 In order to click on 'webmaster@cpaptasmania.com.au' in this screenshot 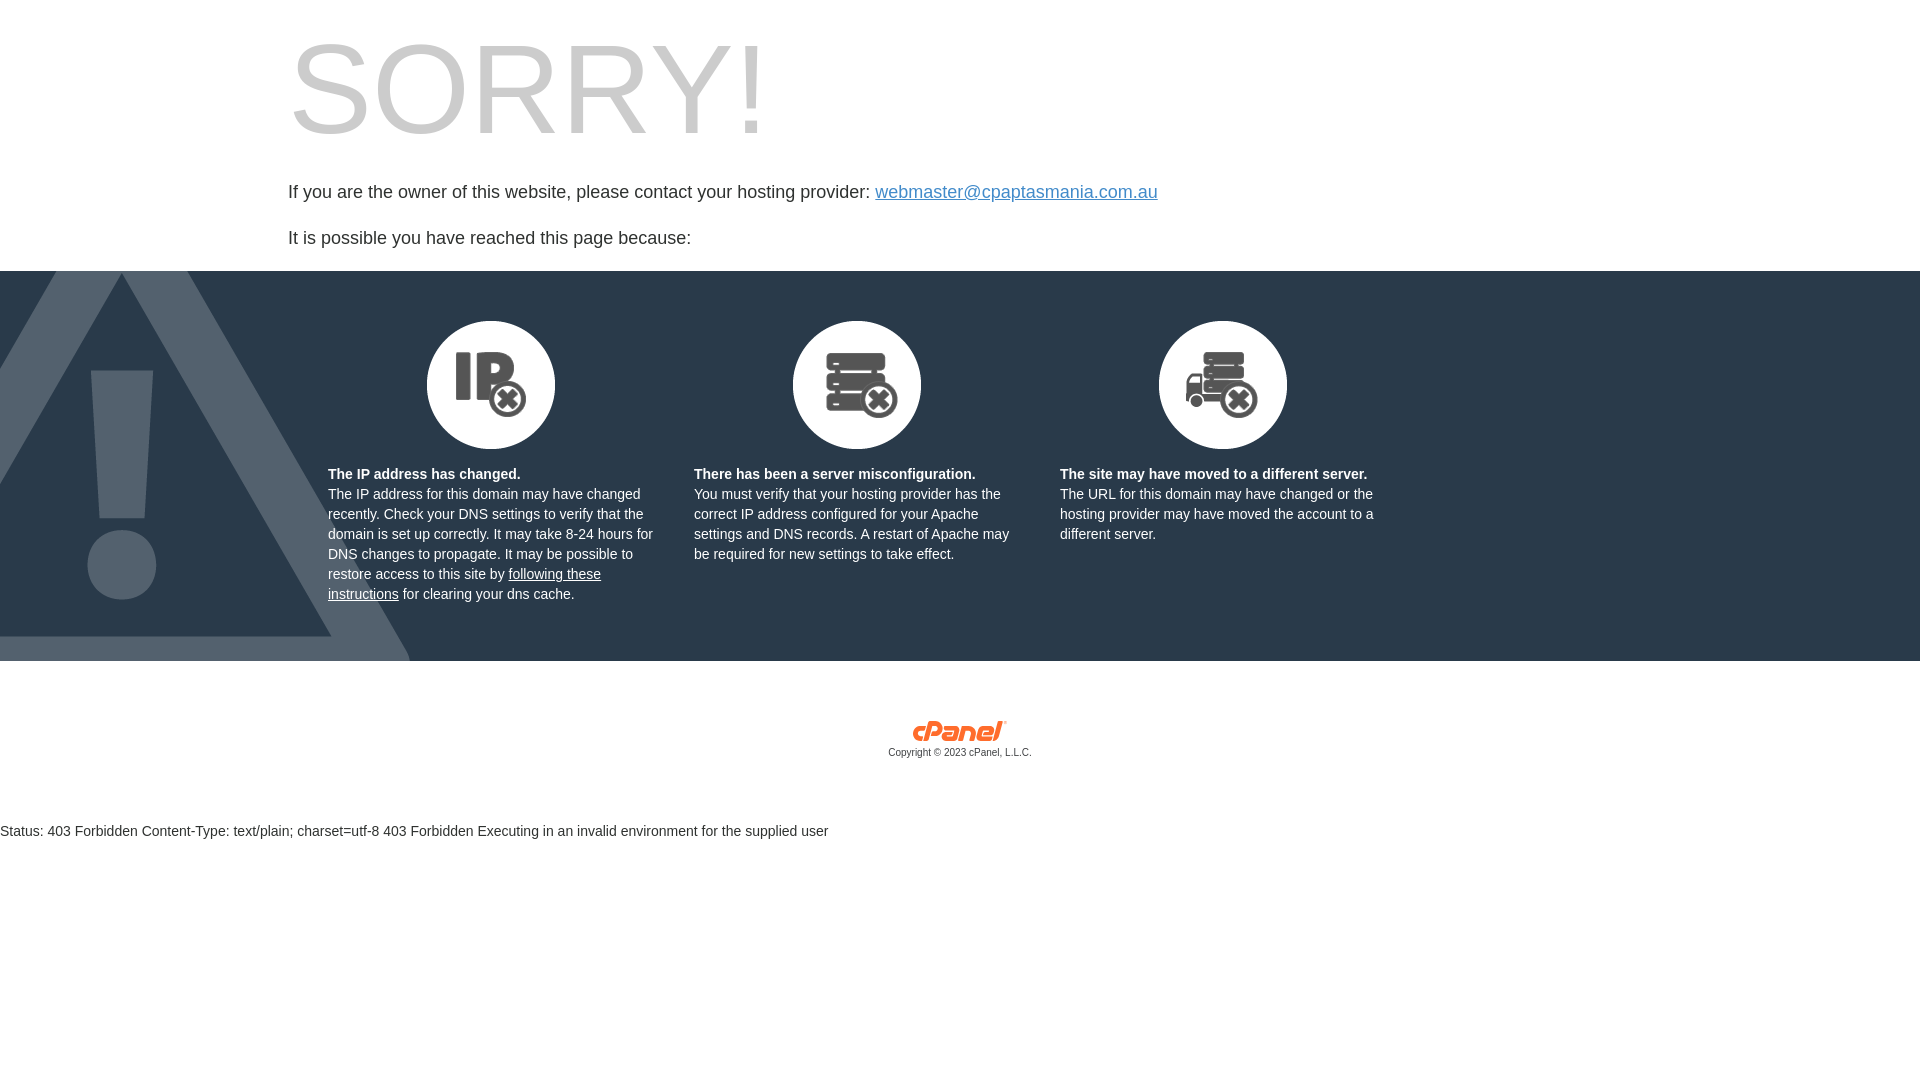, I will do `click(1016, 192)`.